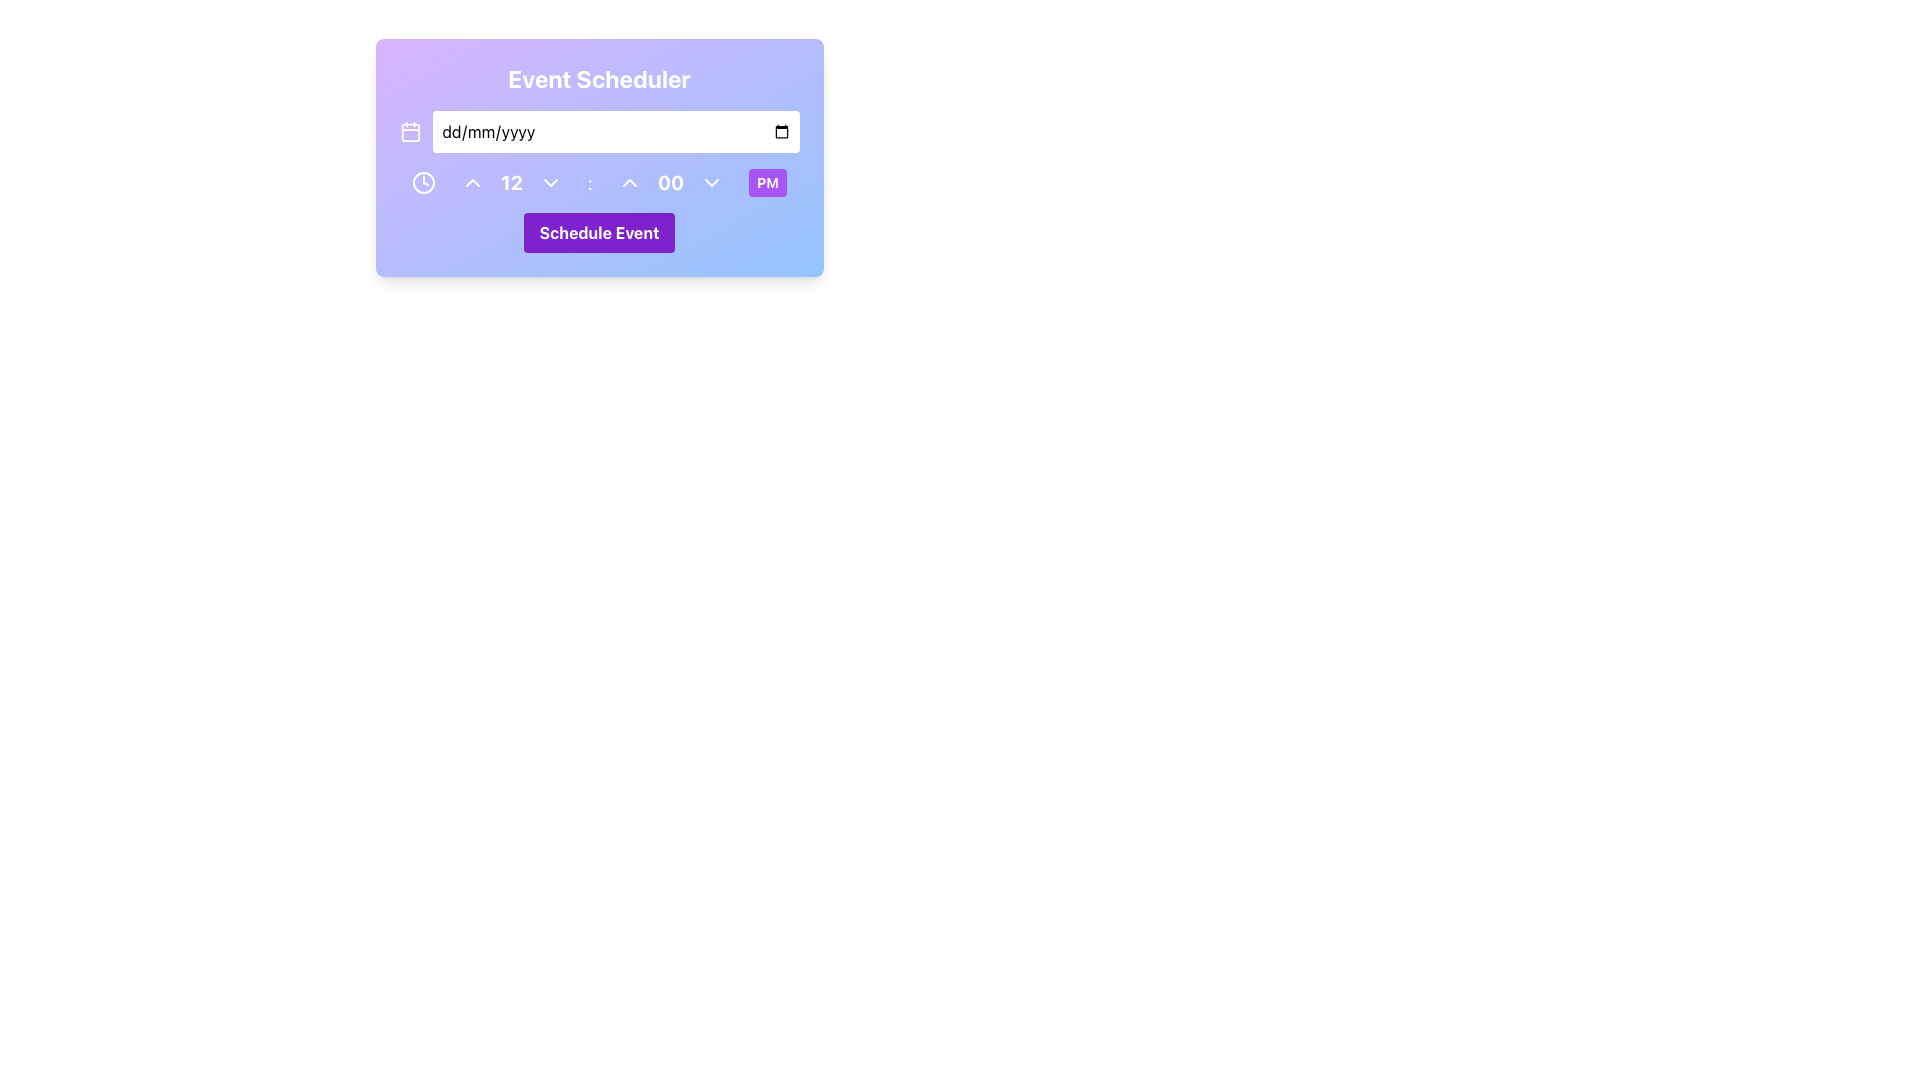 This screenshot has height=1080, width=1920. Describe the element at coordinates (598, 231) in the screenshot. I see `the 'Schedule Event' button, which has bold white text on a purple background, from its current position` at that location.